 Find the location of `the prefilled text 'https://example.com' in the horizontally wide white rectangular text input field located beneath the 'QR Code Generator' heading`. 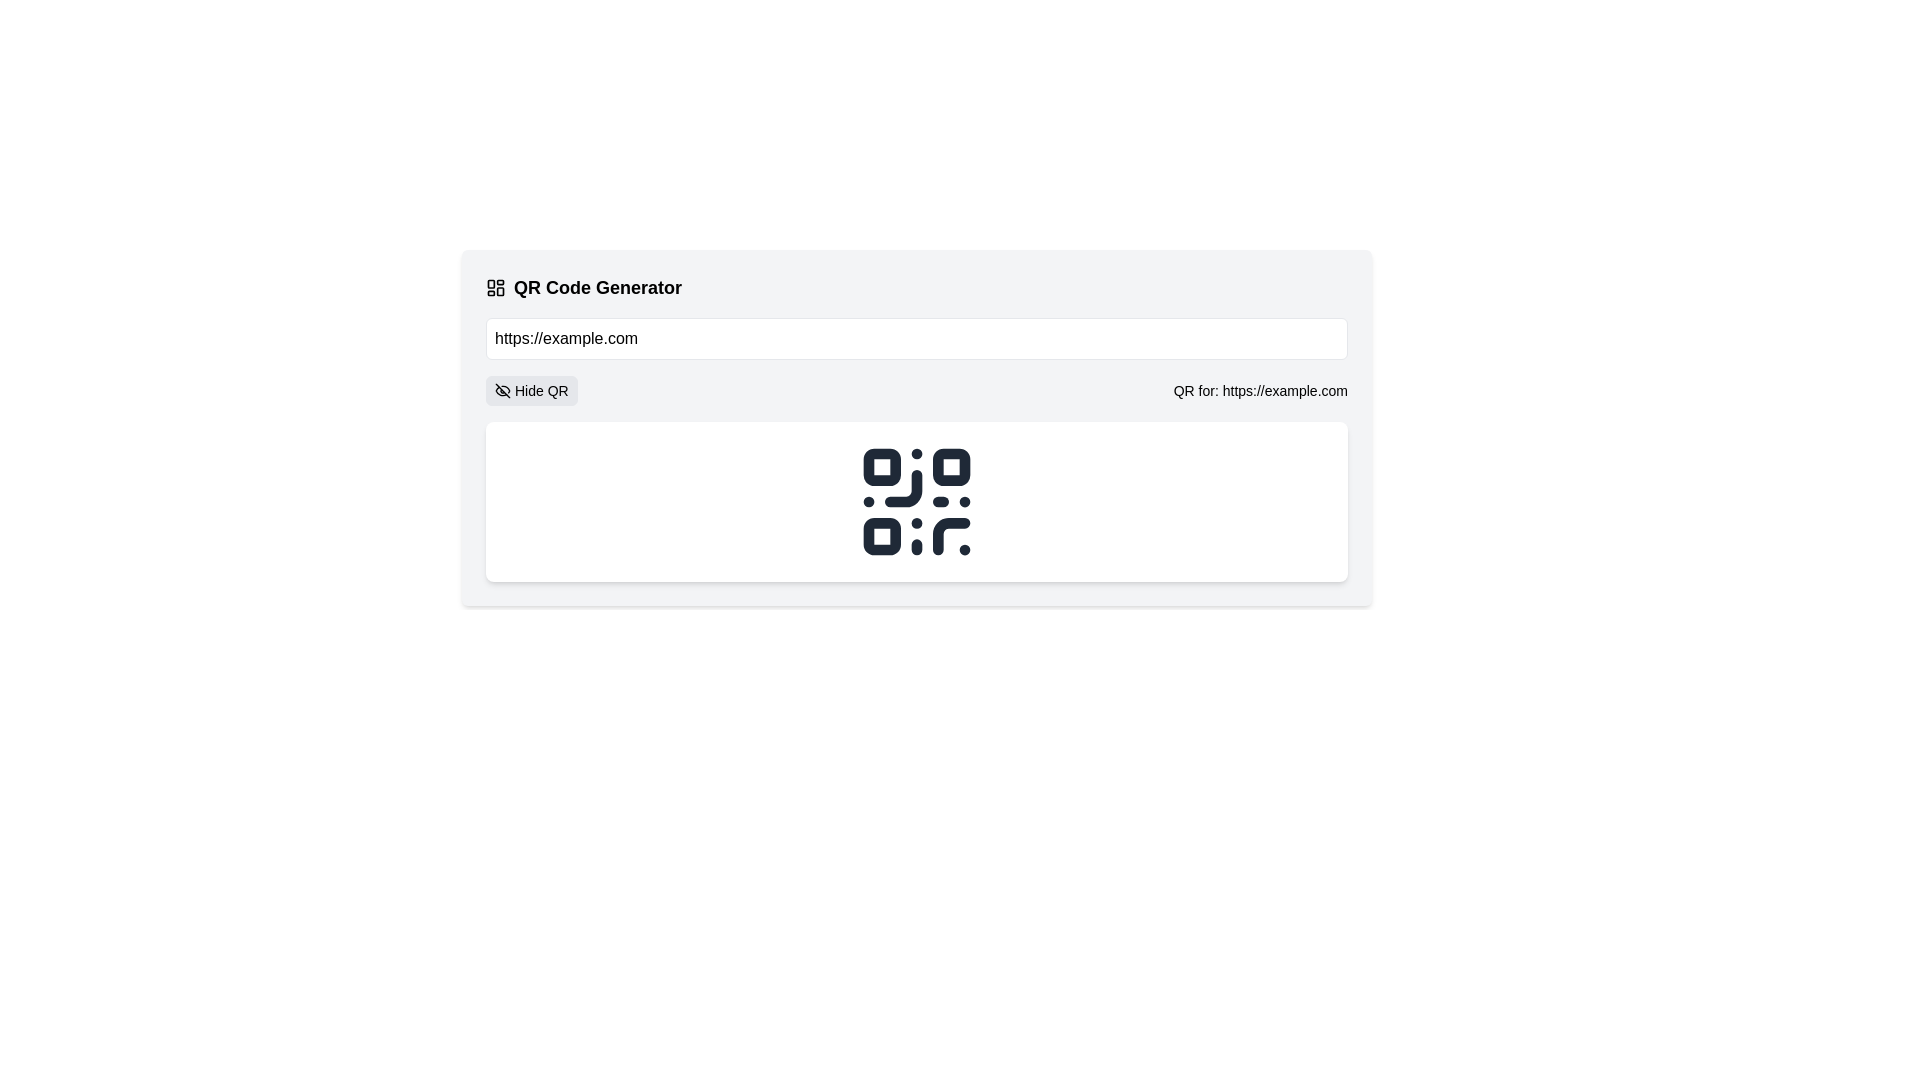

the prefilled text 'https://example.com' in the horizontally wide white rectangular text input field located beneath the 'QR Code Generator' heading is located at coordinates (915, 338).